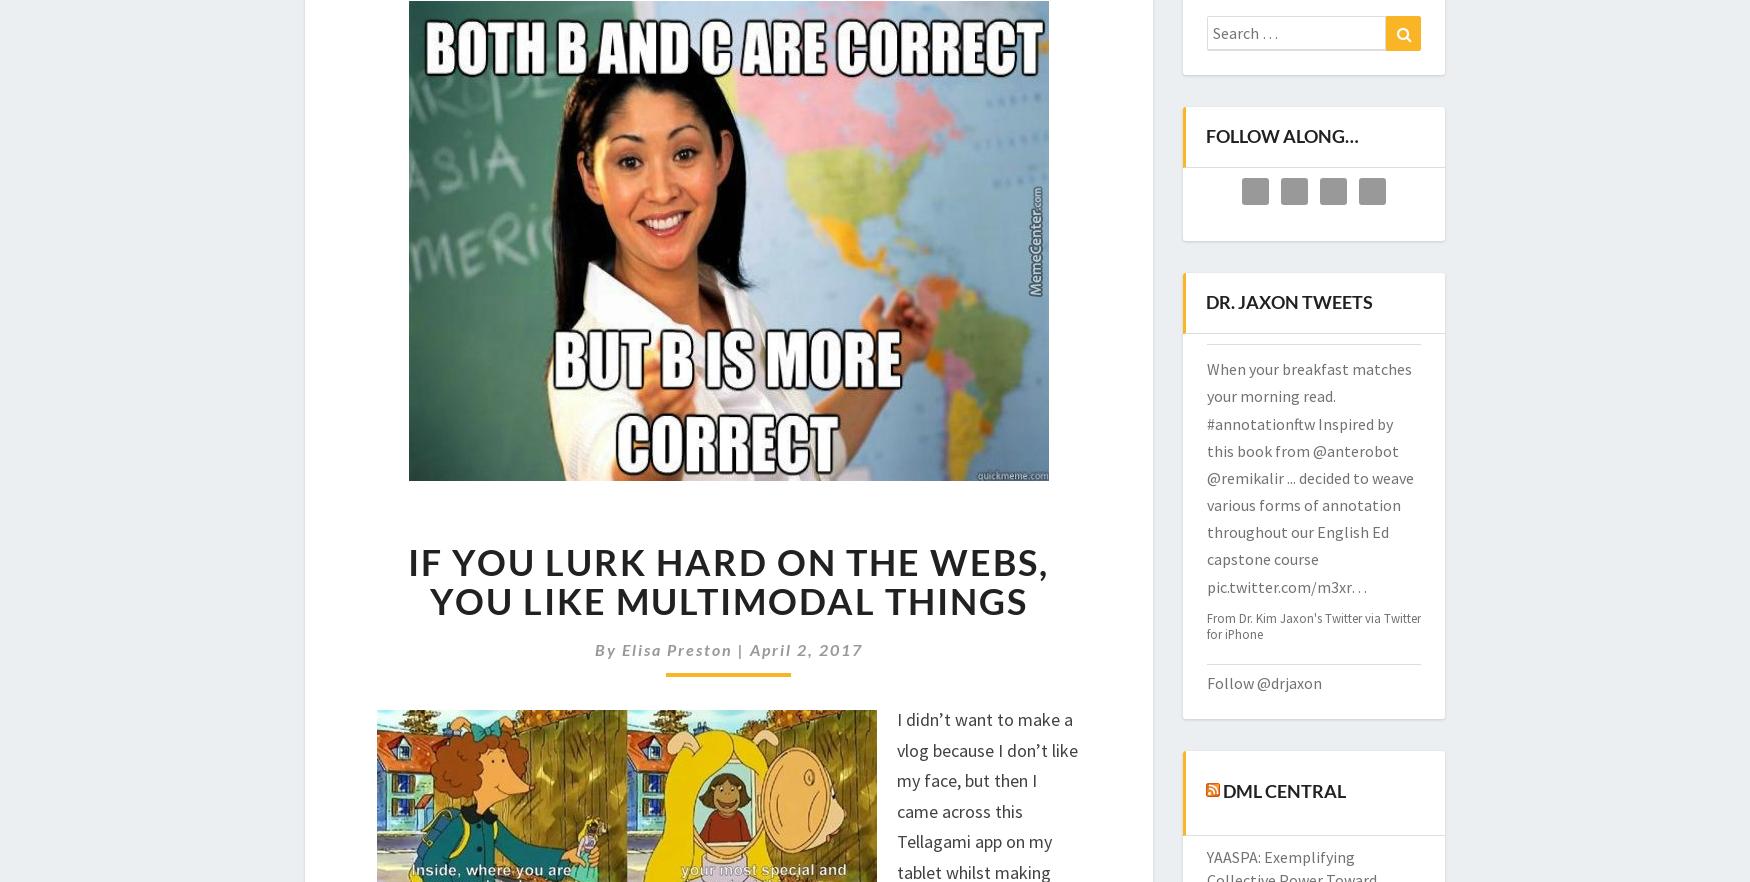 This screenshot has width=1750, height=882. I want to click on 'If You Lurk Hard on The Webs, You Like Multimodal Things', so click(728, 580).